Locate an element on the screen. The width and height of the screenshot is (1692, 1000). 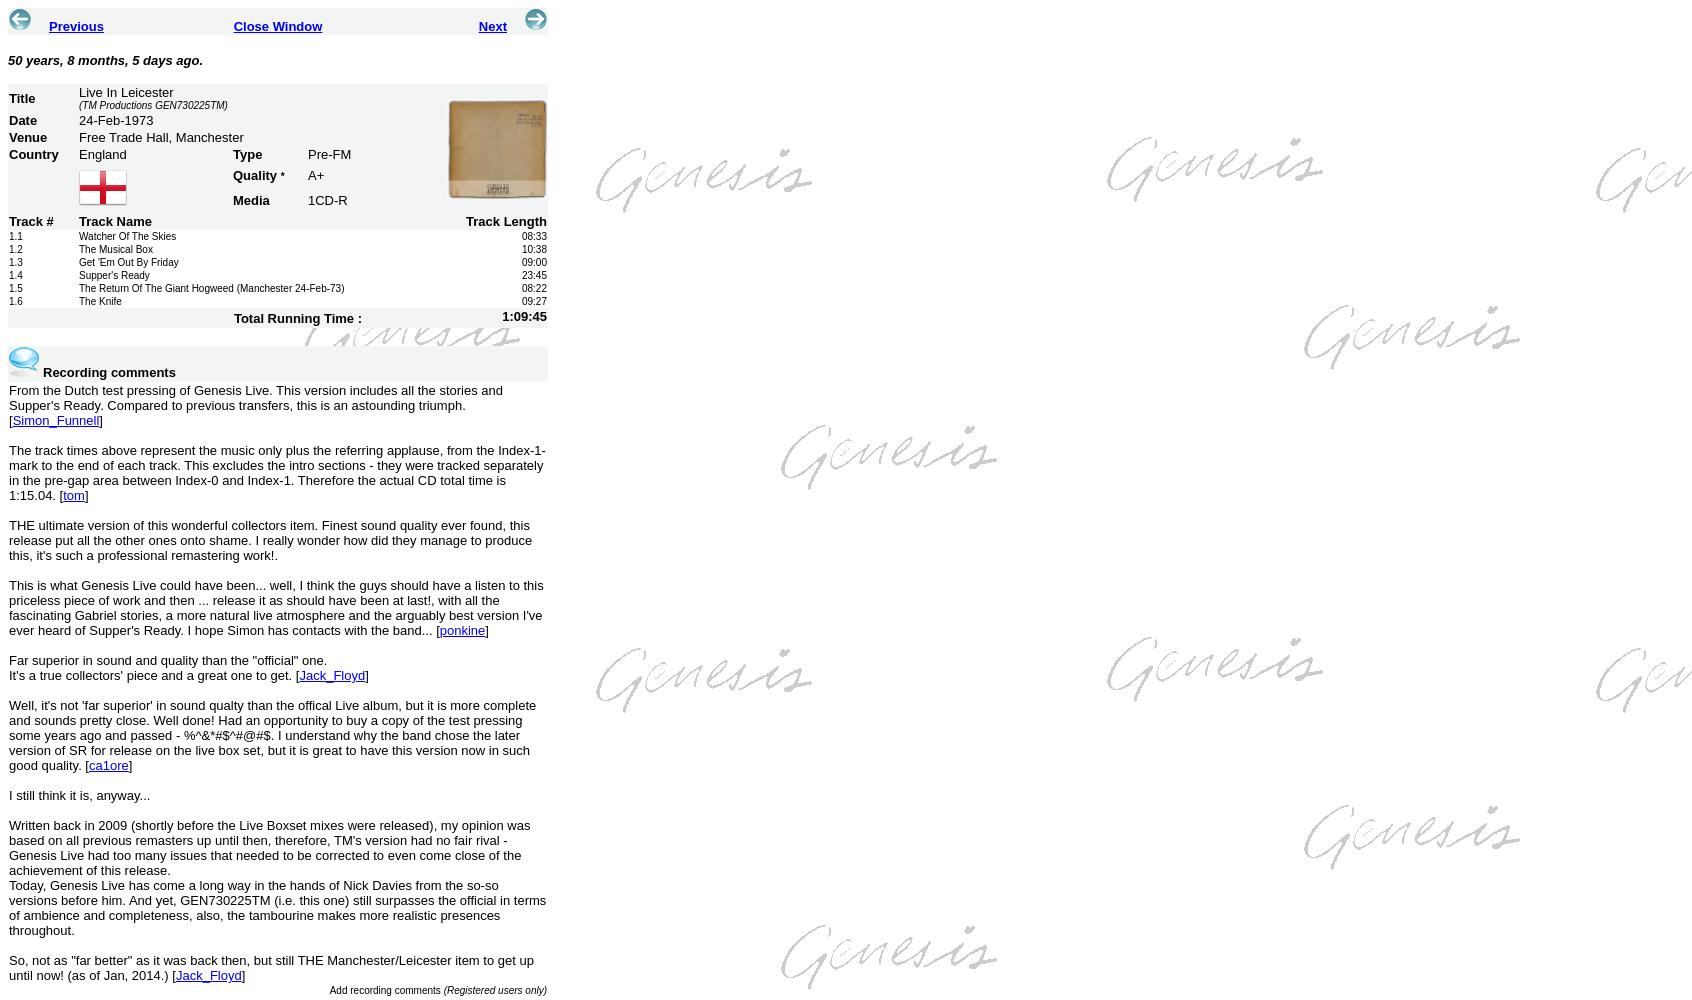
'From the Dutch test pressing of Genesis Live.  This version includes all the stories and Supper's Ready.  Compared to previous transfers, this is an astounding triumph. [' is located at coordinates (255, 405).